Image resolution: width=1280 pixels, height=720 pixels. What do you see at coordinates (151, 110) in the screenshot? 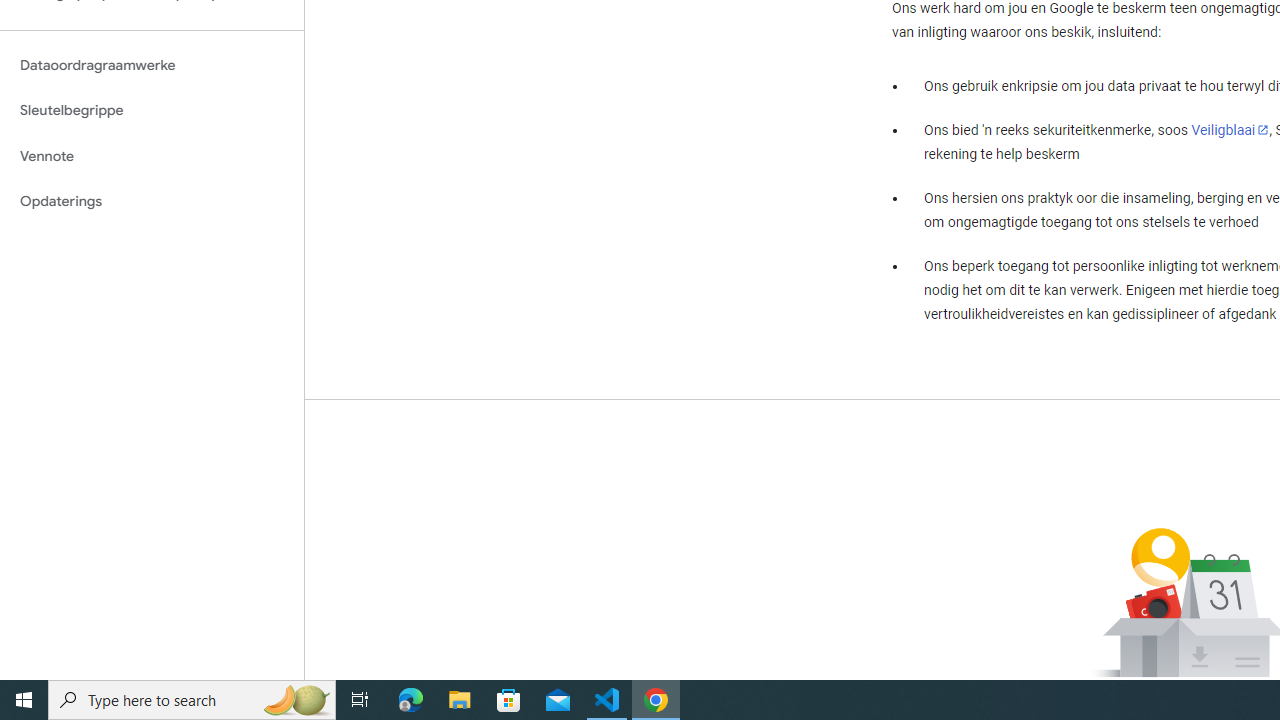
I see `'Sleutelbegrippe'` at bounding box center [151, 110].